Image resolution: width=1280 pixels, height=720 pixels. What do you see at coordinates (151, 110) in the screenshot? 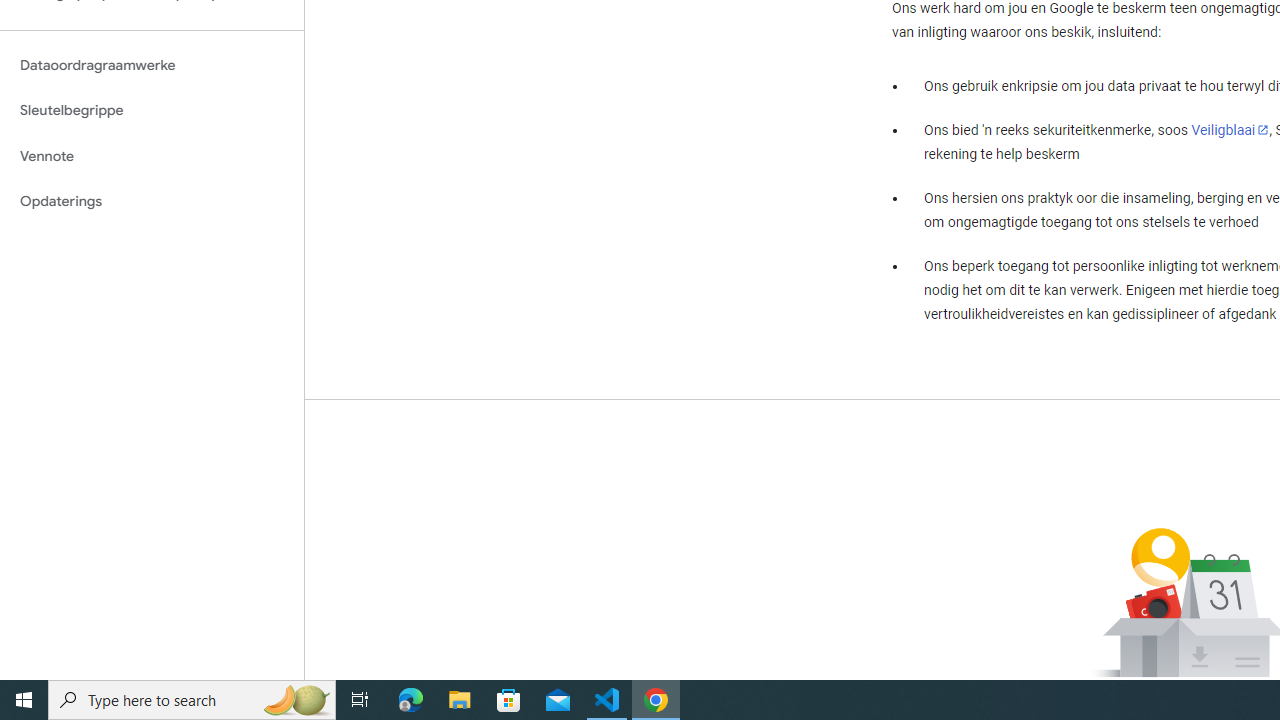
I see `'Sleutelbegrippe'` at bounding box center [151, 110].